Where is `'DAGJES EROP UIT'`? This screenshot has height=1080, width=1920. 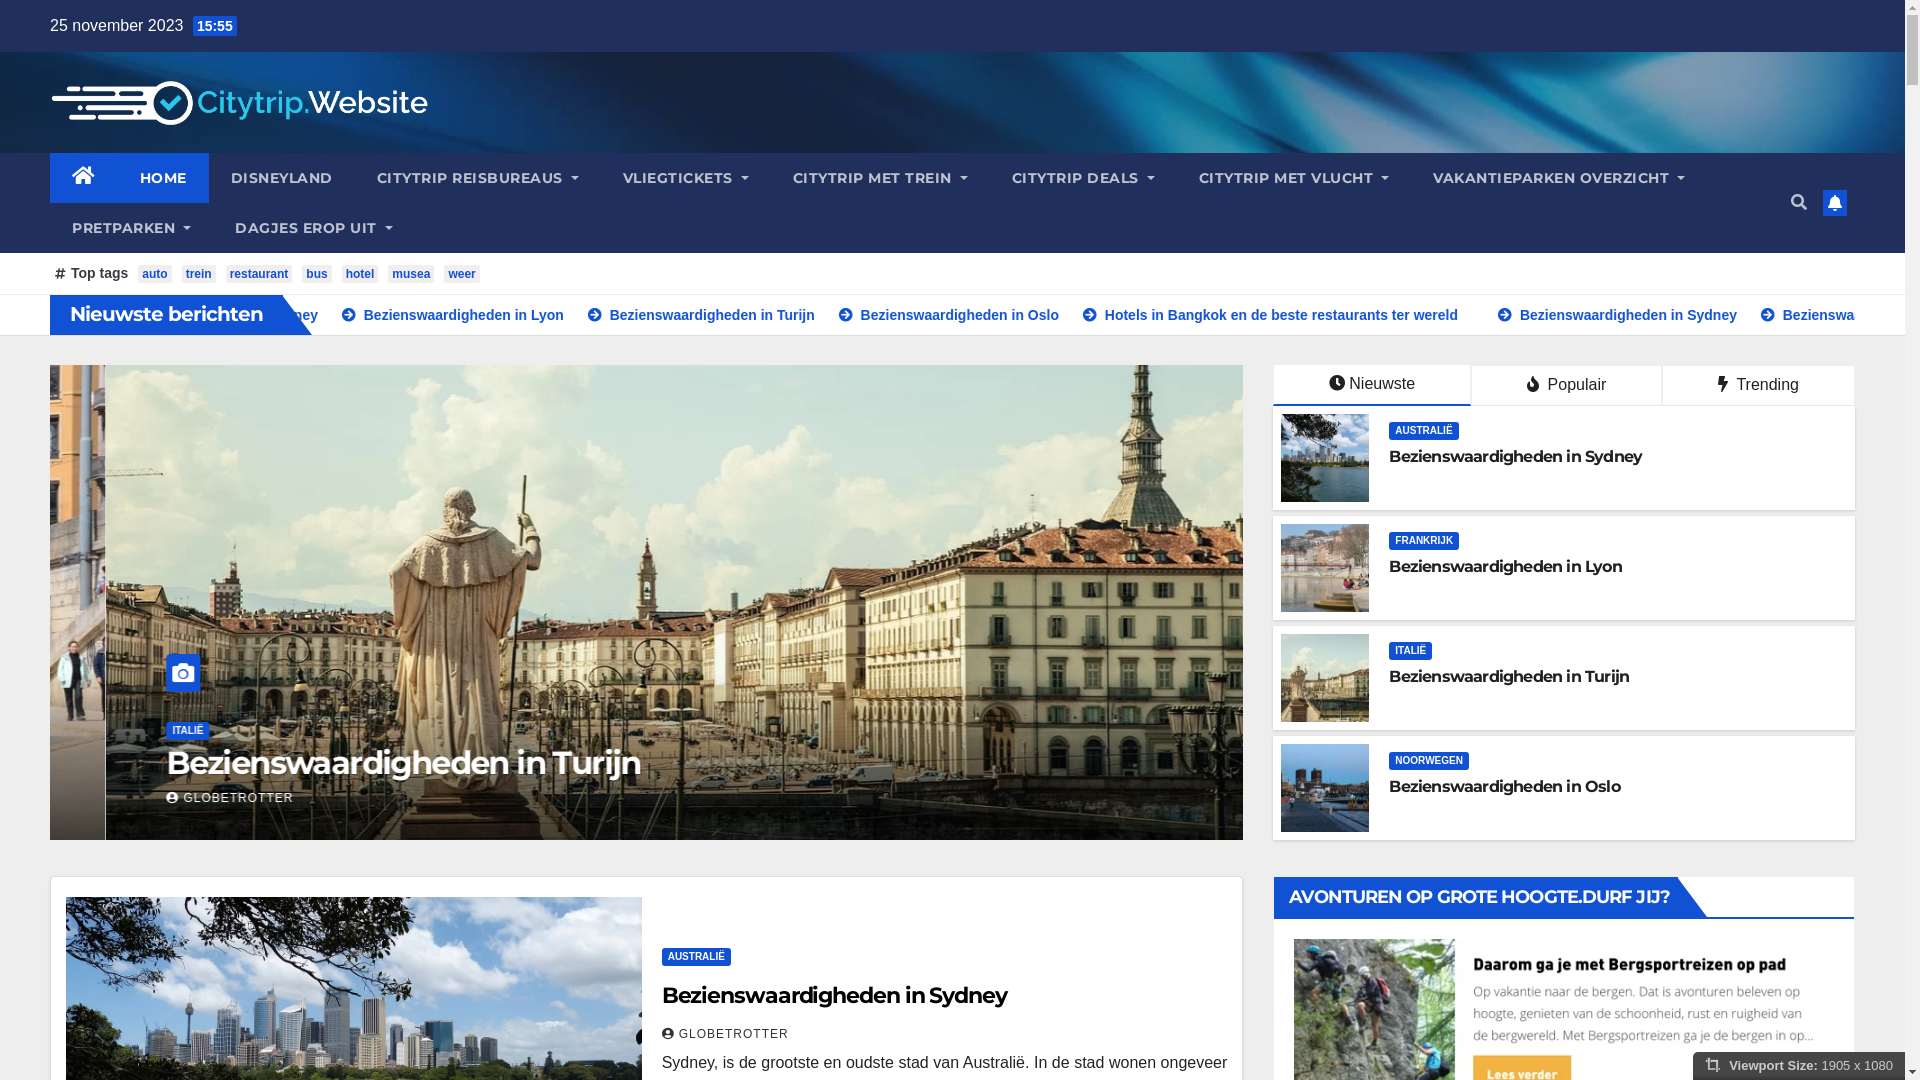 'DAGJES EROP UIT' is located at coordinates (312, 226).